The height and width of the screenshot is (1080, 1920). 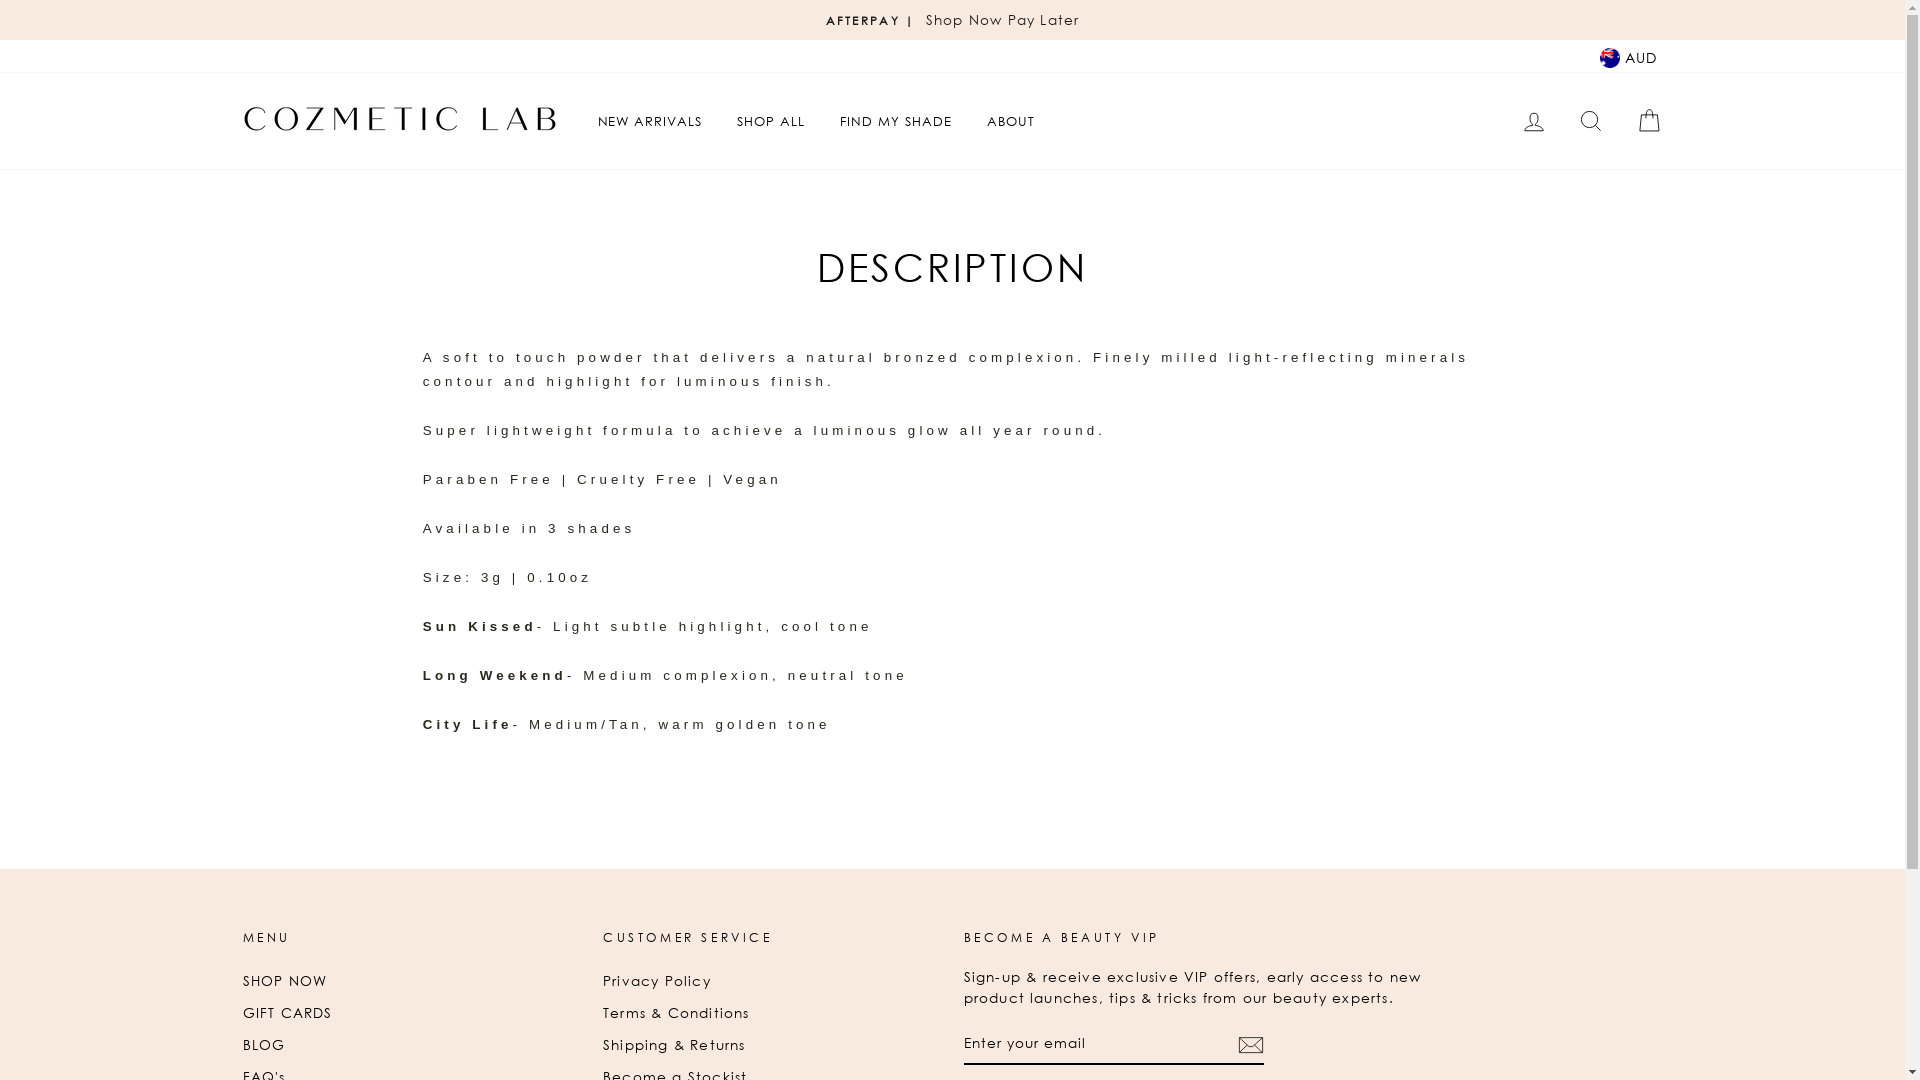 What do you see at coordinates (676, 1013) in the screenshot?
I see `'Terms & Conditions'` at bounding box center [676, 1013].